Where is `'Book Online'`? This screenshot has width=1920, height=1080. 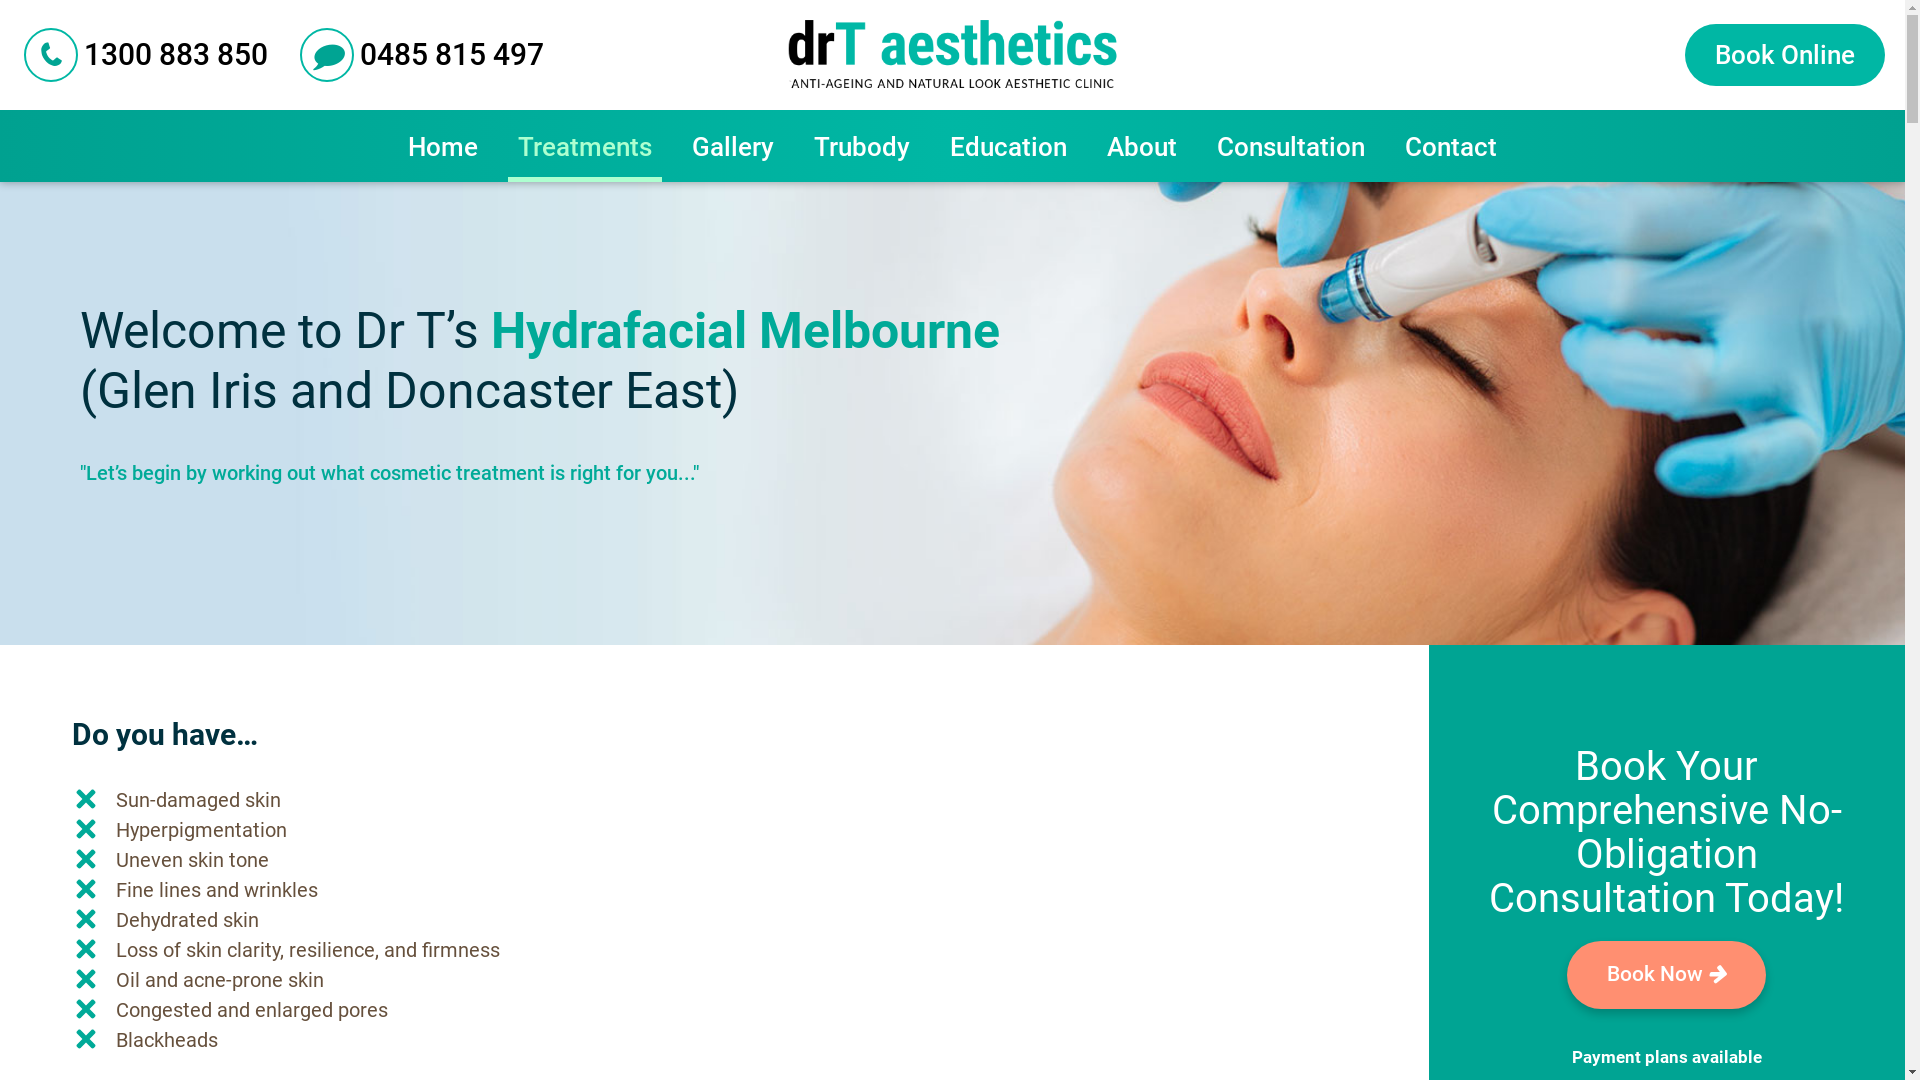
'Book Online' is located at coordinates (1785, 53).